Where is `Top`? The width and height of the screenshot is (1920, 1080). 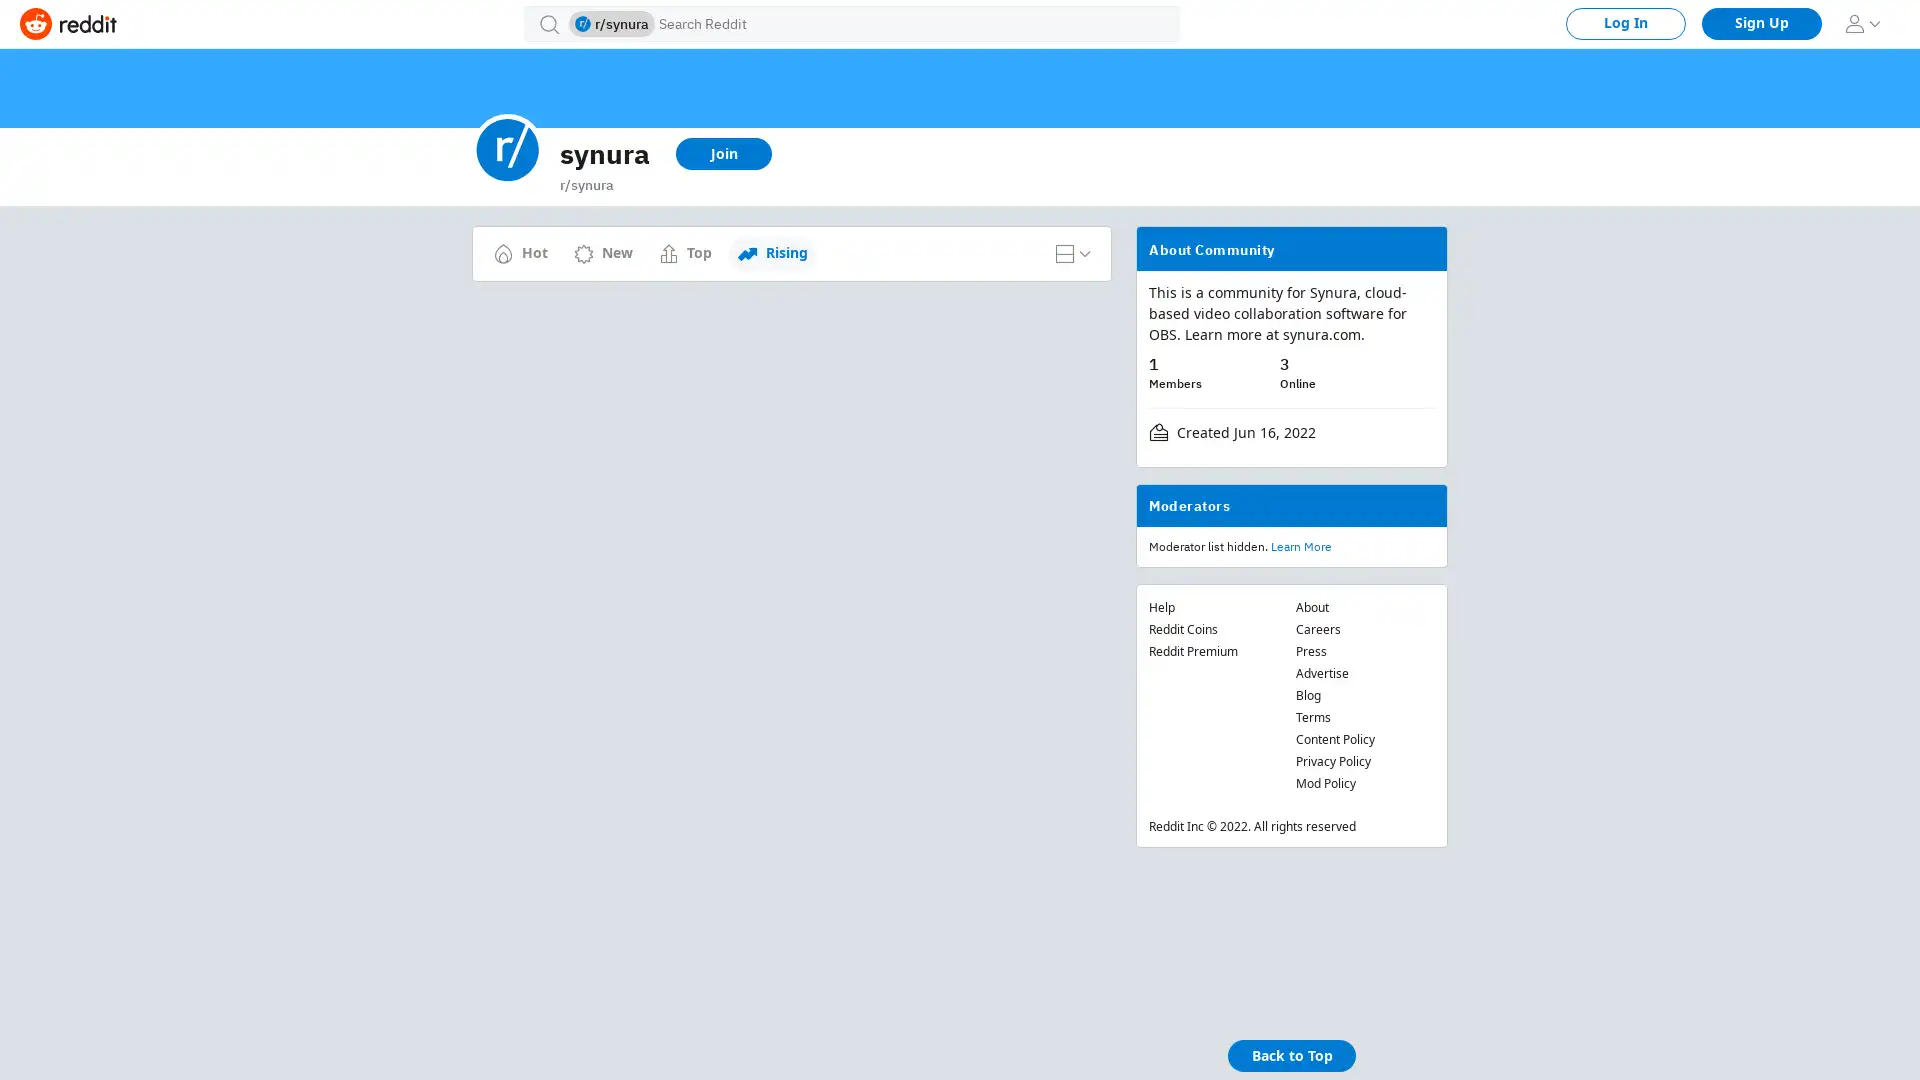 Top is located at coordinates (685, 253).